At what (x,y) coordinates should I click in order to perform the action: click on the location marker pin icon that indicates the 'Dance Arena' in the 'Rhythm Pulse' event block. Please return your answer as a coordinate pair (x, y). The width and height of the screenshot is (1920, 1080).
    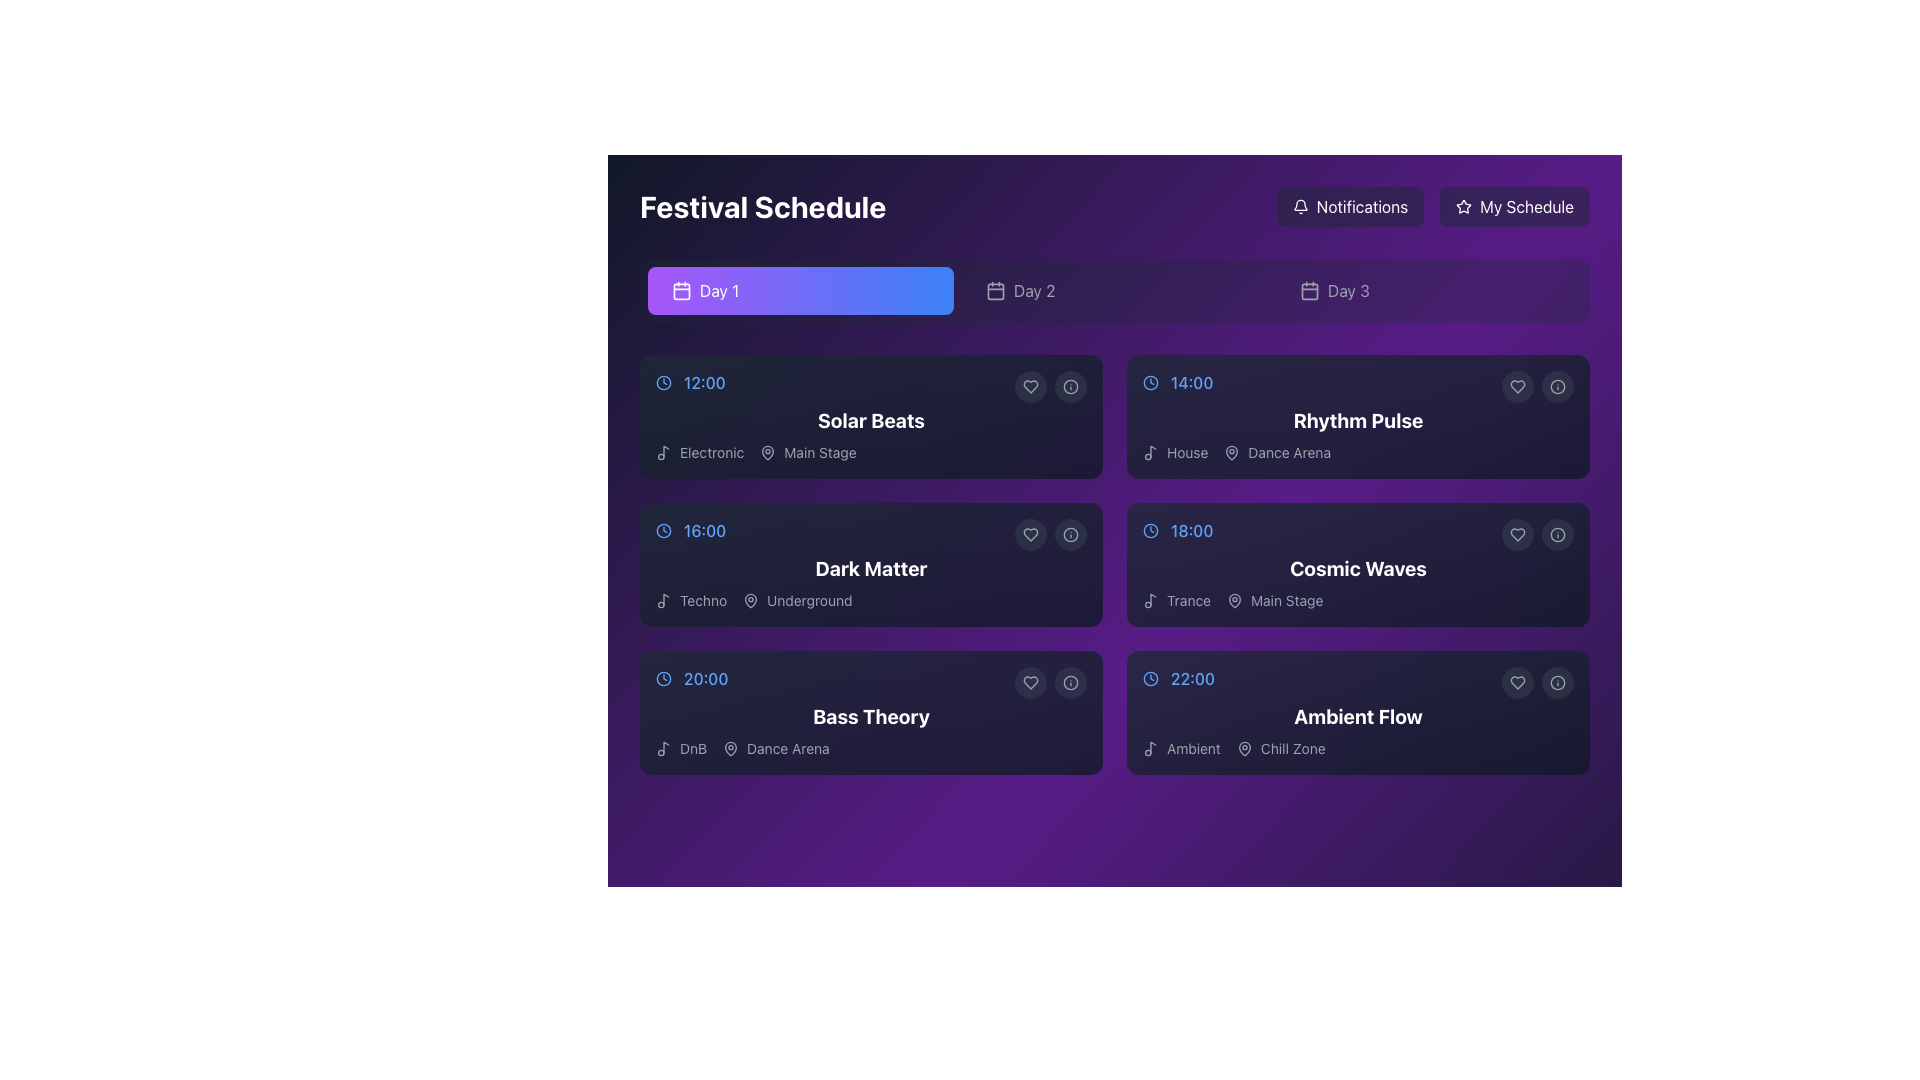
    Looking at the image, I should click on (1231, 452).